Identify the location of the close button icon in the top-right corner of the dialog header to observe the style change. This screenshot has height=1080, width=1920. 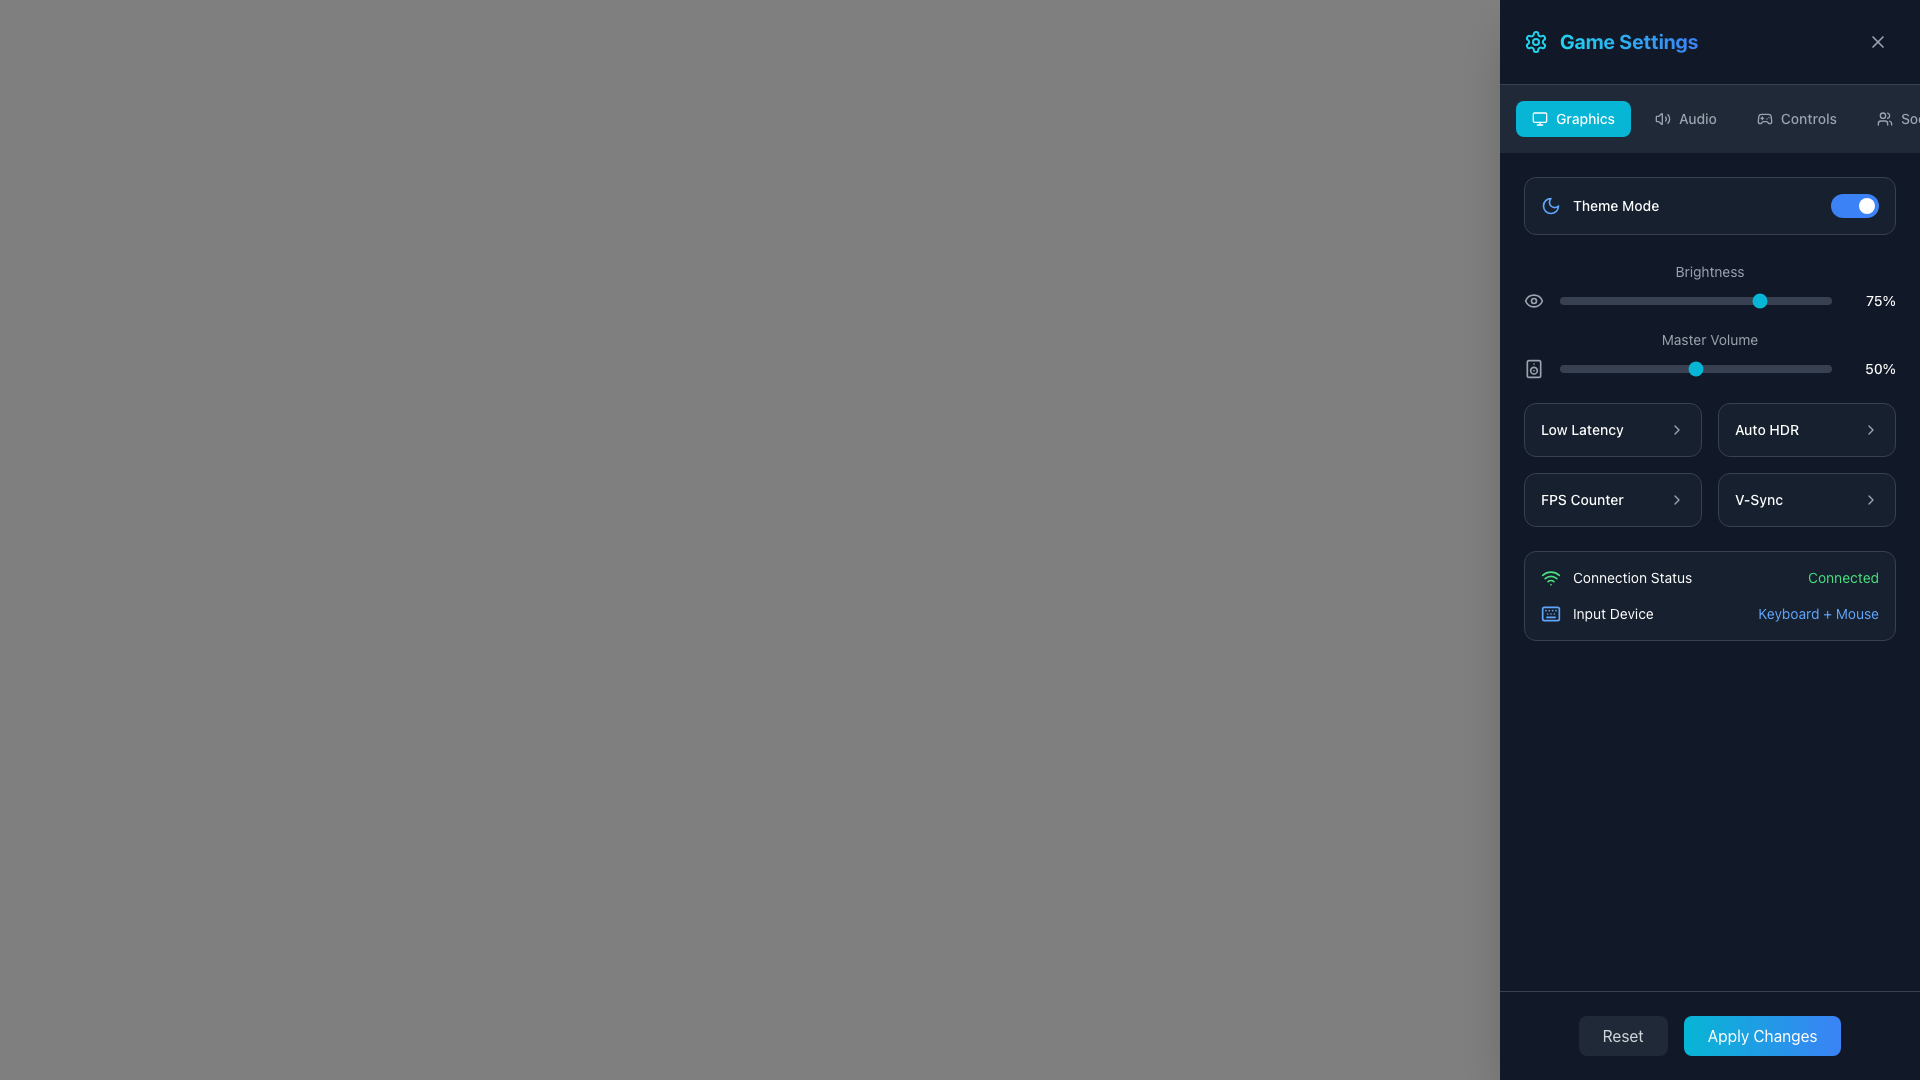
(1876, 42).